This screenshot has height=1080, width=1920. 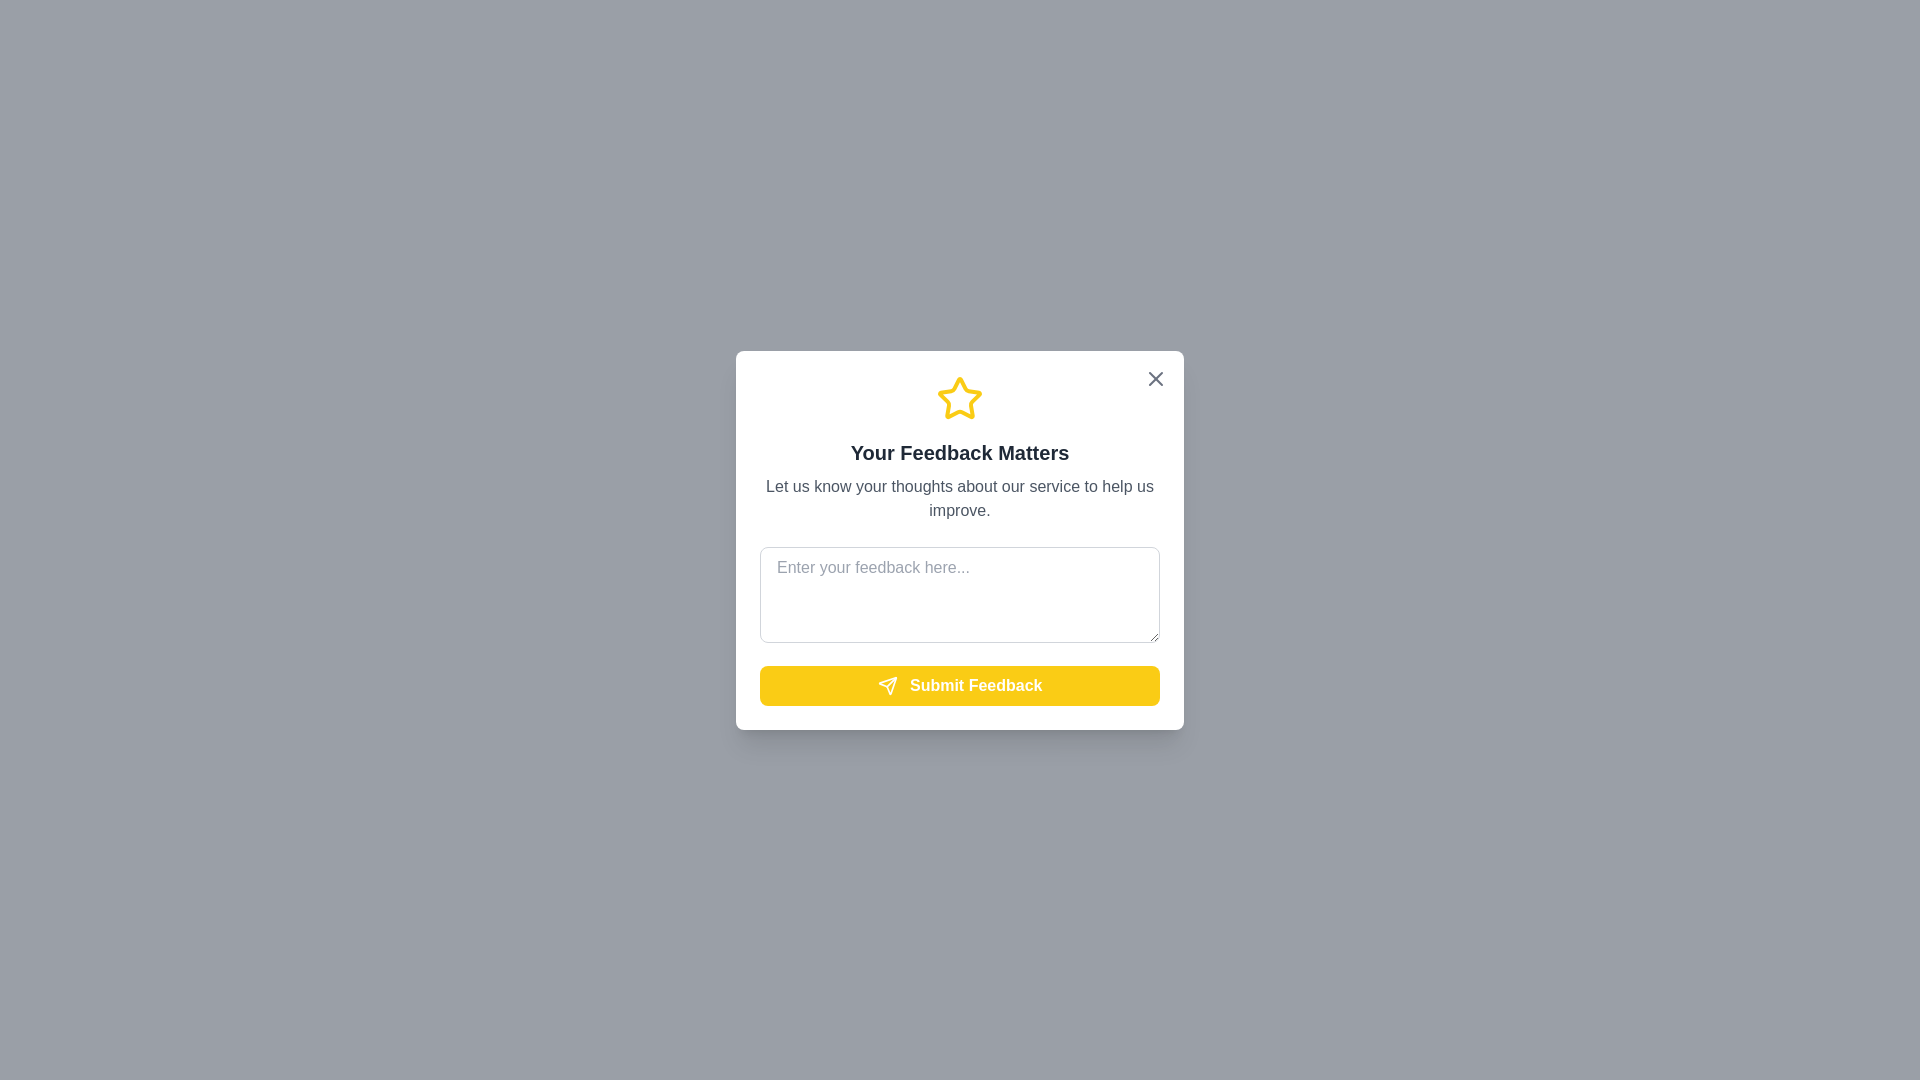 What do you see at coordinates (1156, 378) in the screenshot?
I see `the close button to close the feedback dialog` at bounding box center [1156, 378].